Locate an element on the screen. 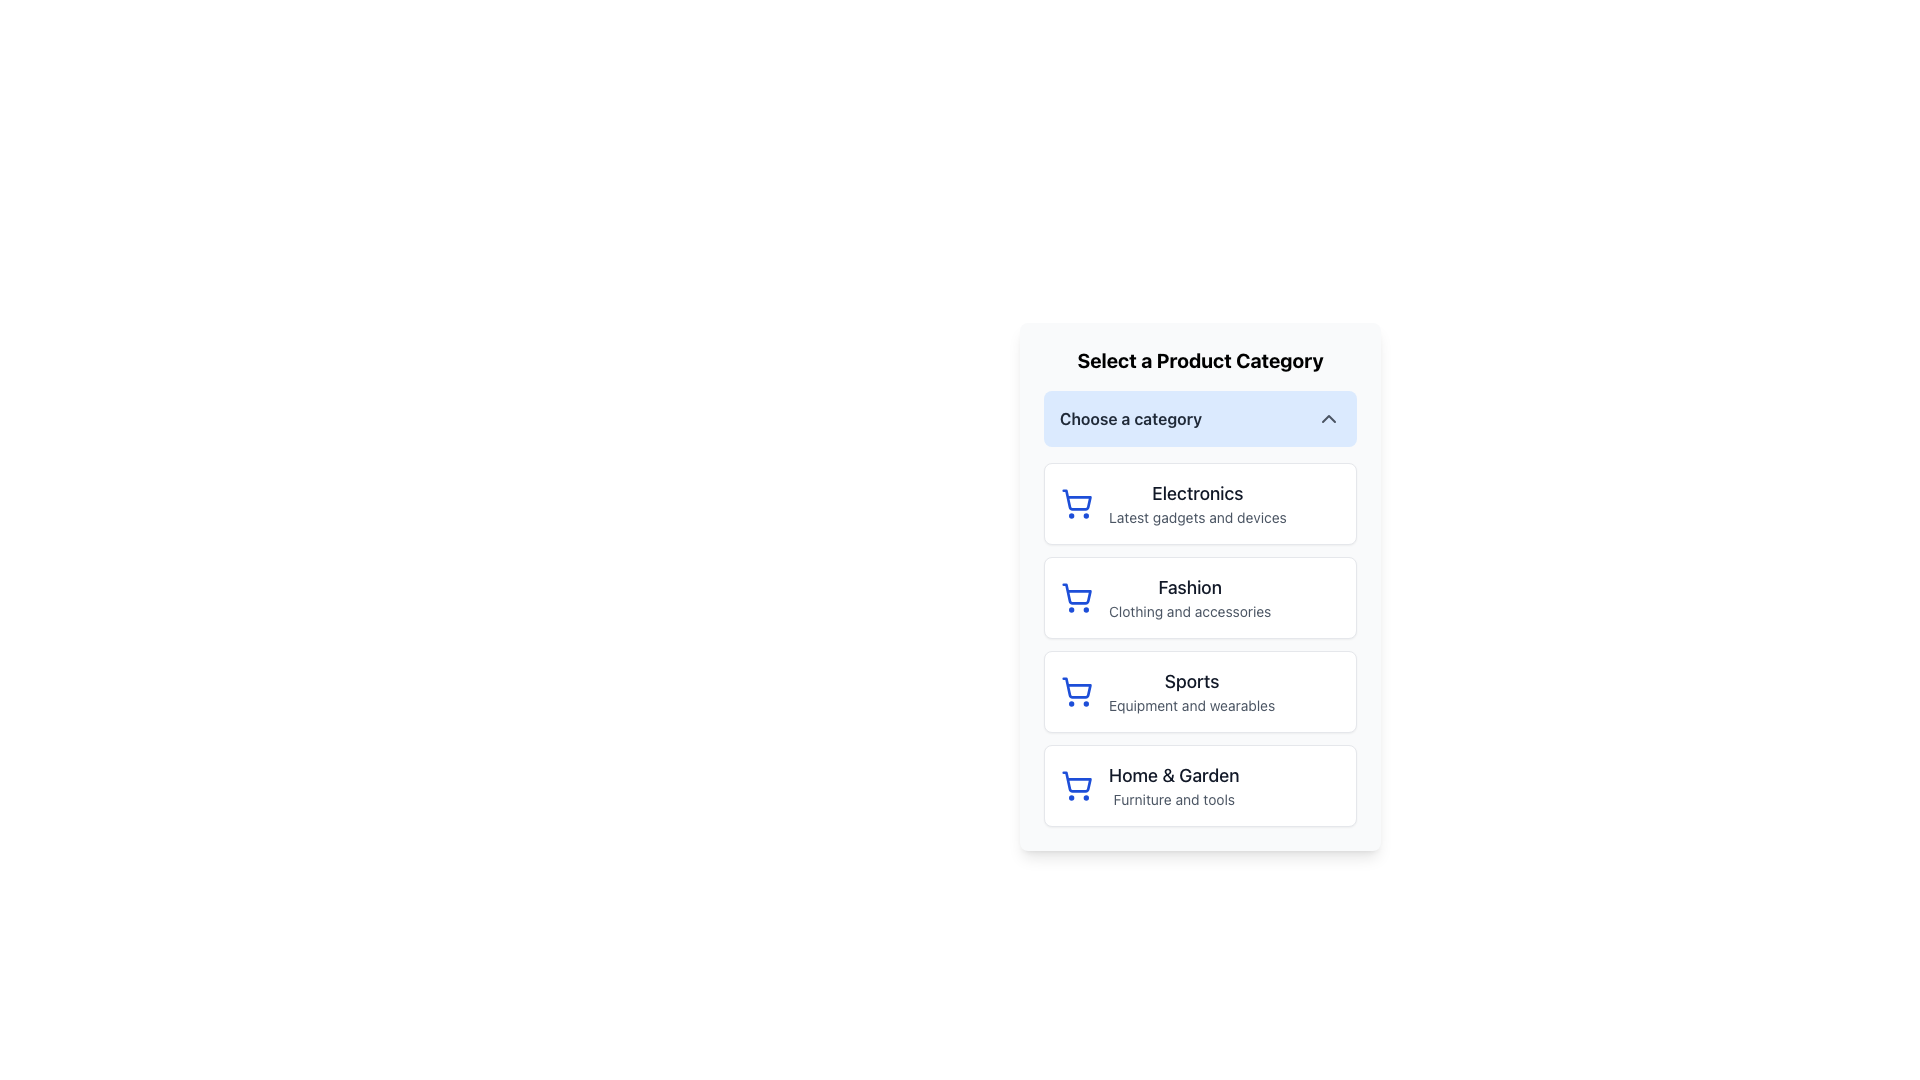  the 'Electronics' text display element, which is the first card in the 'Select a Product Category' panel is located at coordinates (1197, 503).